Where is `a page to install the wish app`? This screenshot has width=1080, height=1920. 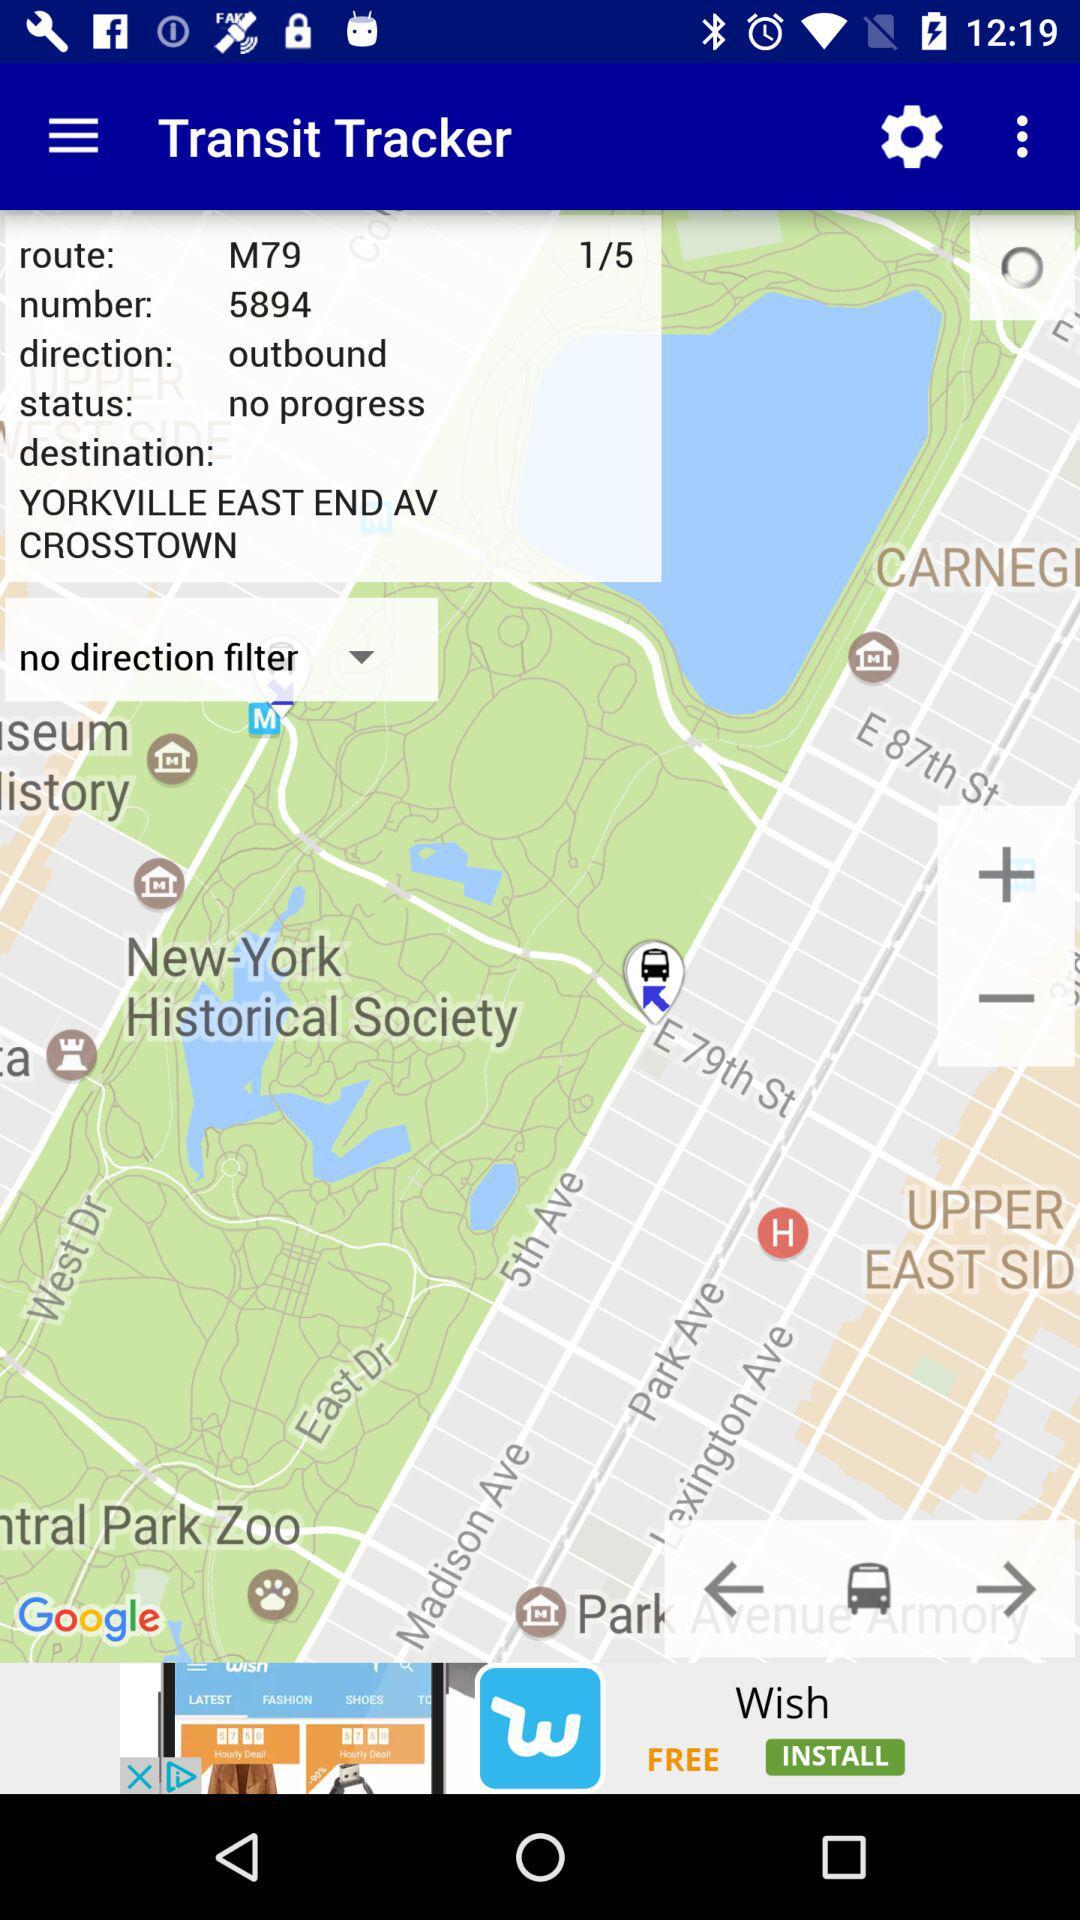
a page to install the wish app is located at coordinates (540, 1727).